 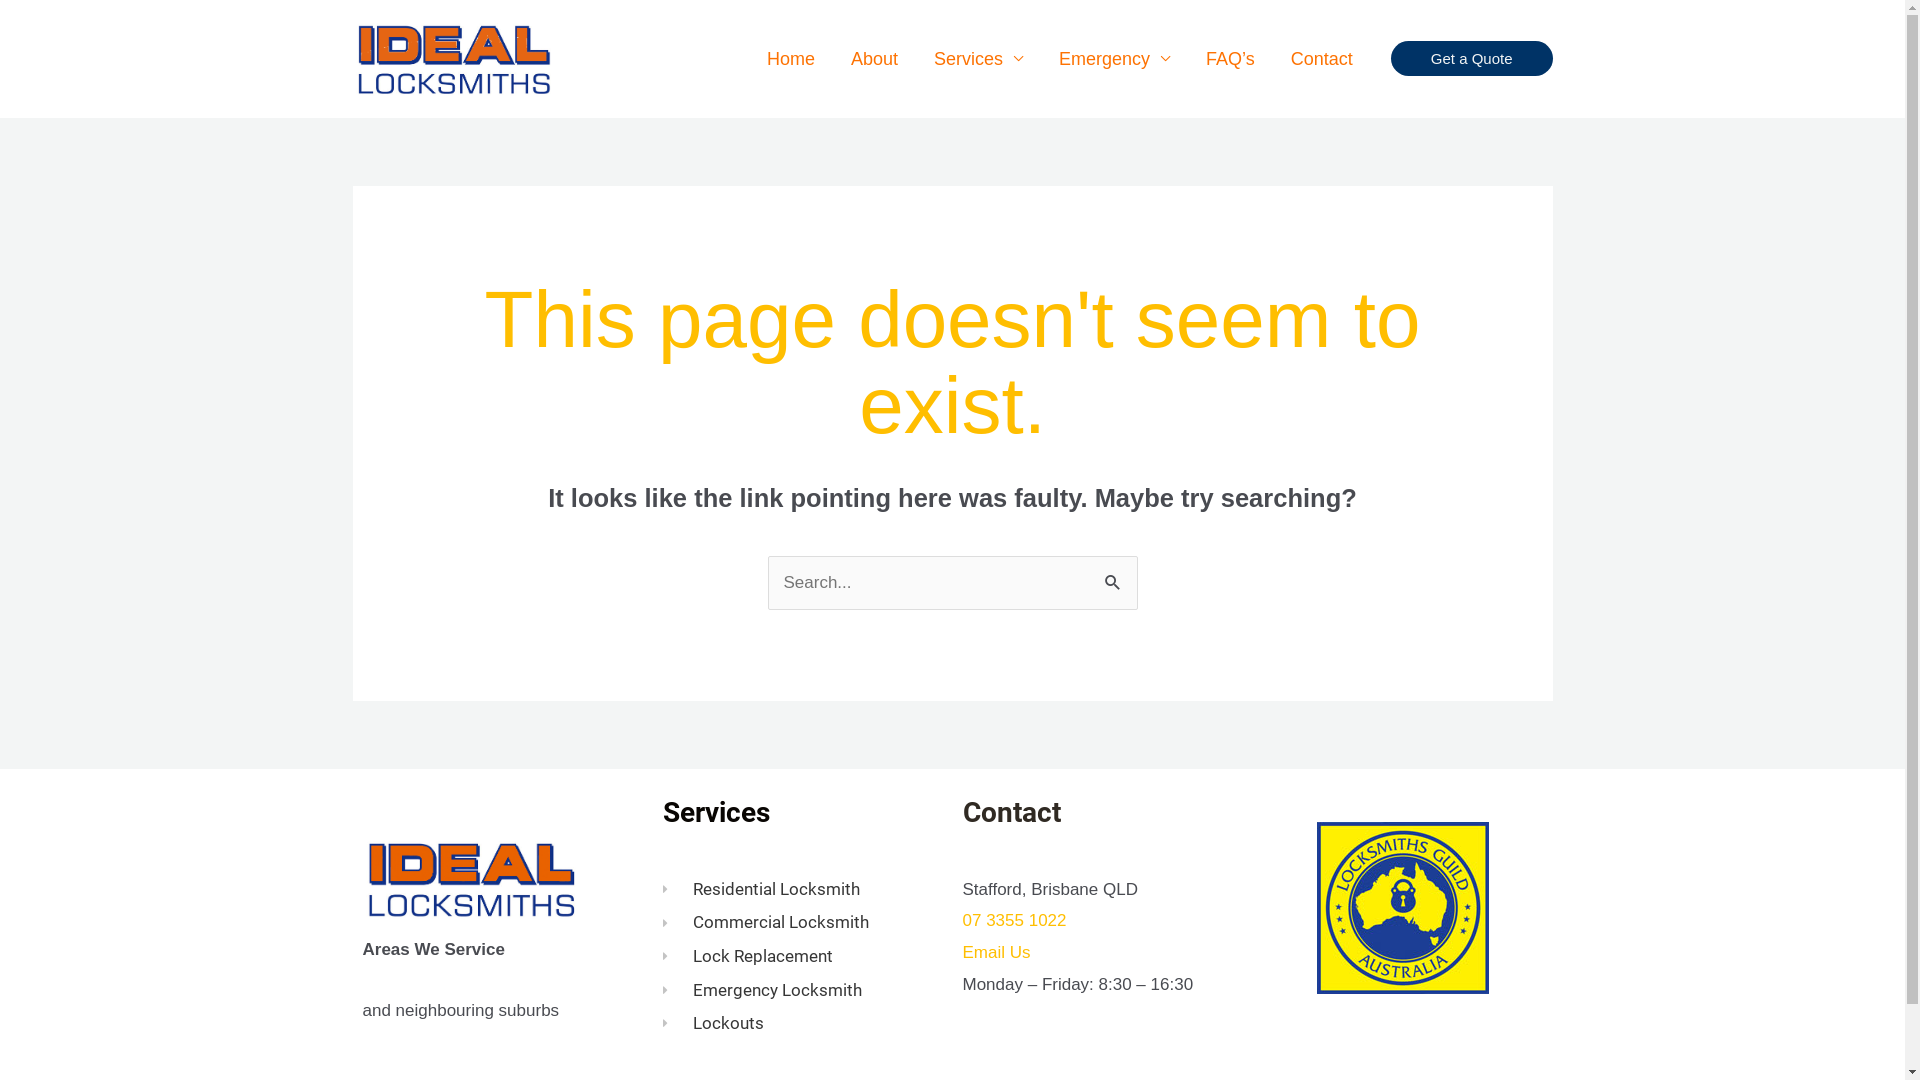 What do you see at coordinates (1113, 57) in the screenshot?
I see `'Emergency'` at bounding box center [1113, 57].